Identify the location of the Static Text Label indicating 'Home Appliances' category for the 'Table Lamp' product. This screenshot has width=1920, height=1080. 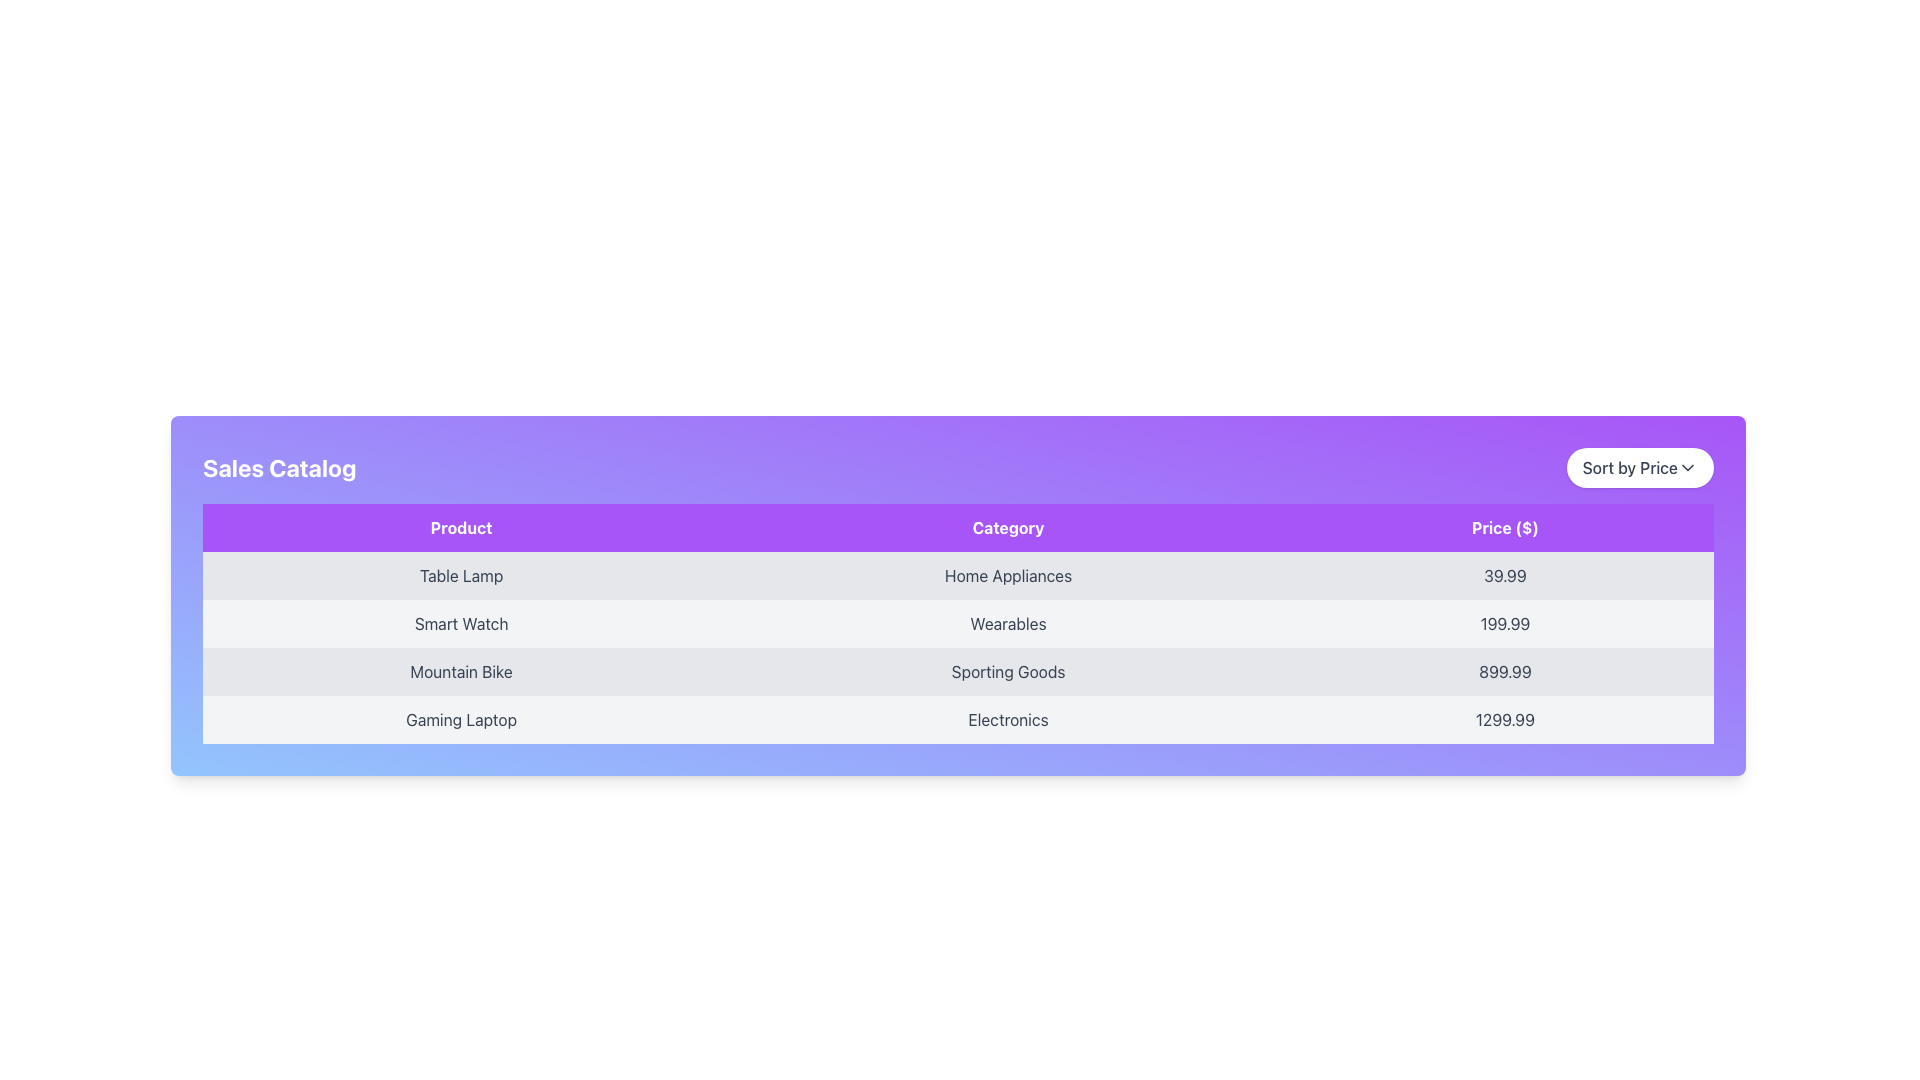
(1008, 575).